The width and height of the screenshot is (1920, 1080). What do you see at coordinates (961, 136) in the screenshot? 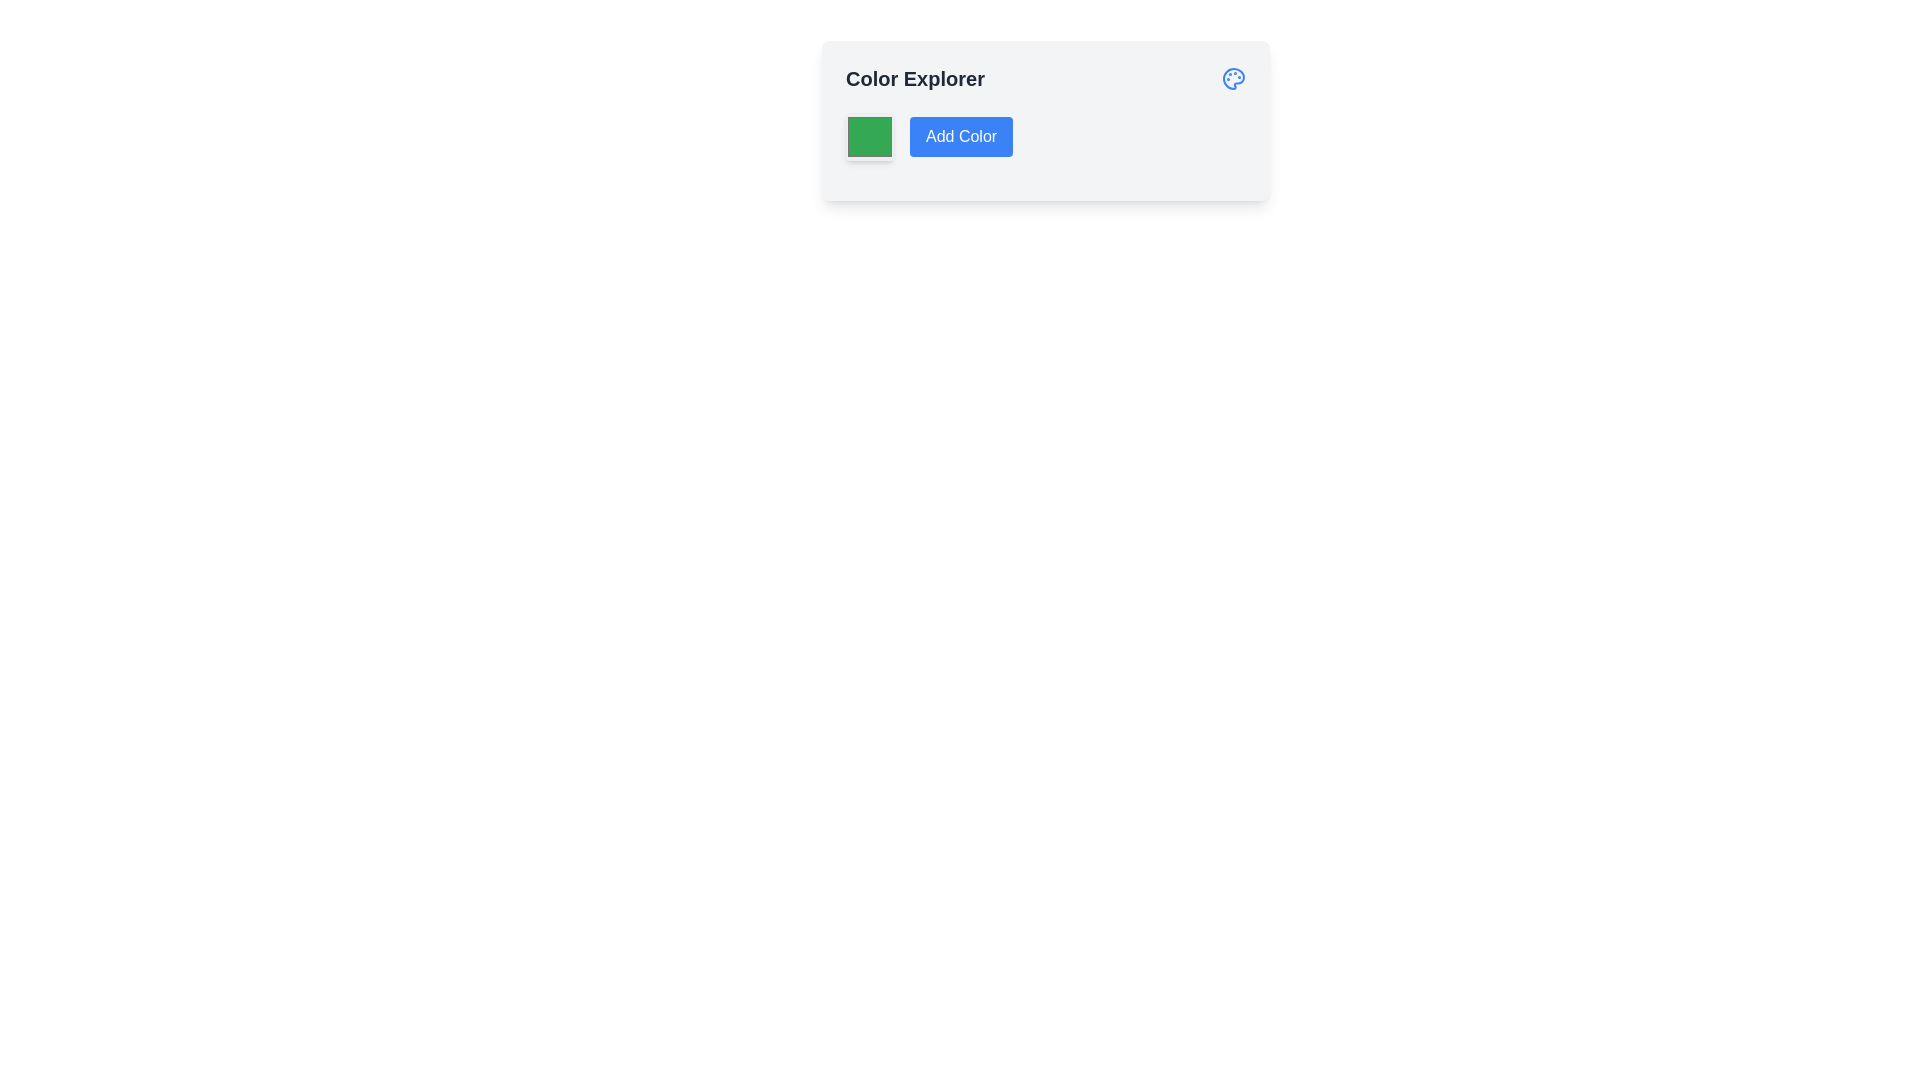
I see `the 'Add Color' button, which is a rectangular button with white text on a blue background, located to the right of a green color box in the Color Explorer section` at bounding box center [961, 136].